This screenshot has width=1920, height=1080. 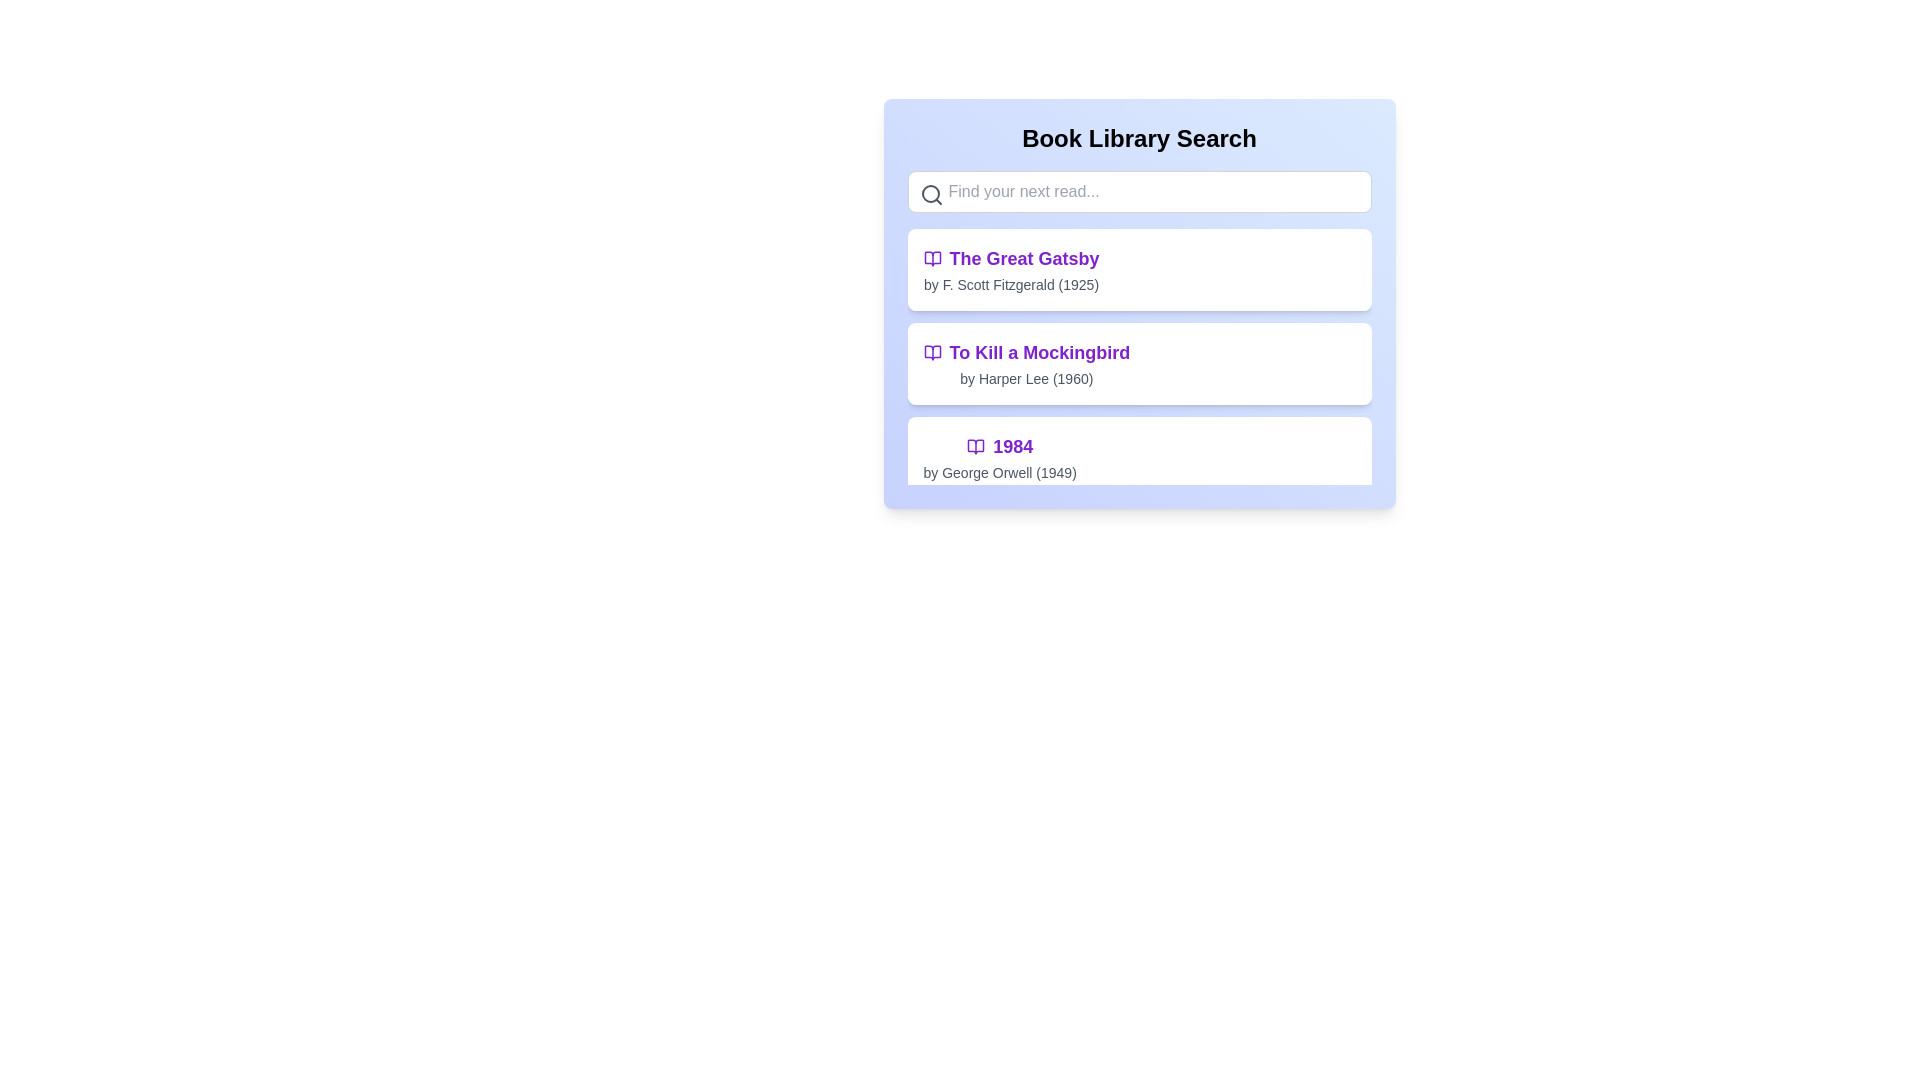 What do you see at coordinates (1000, 446) in the screenshot?
I see `the bold purple text label '1984' with an inline book icon` at bounding box center [1000, 446].